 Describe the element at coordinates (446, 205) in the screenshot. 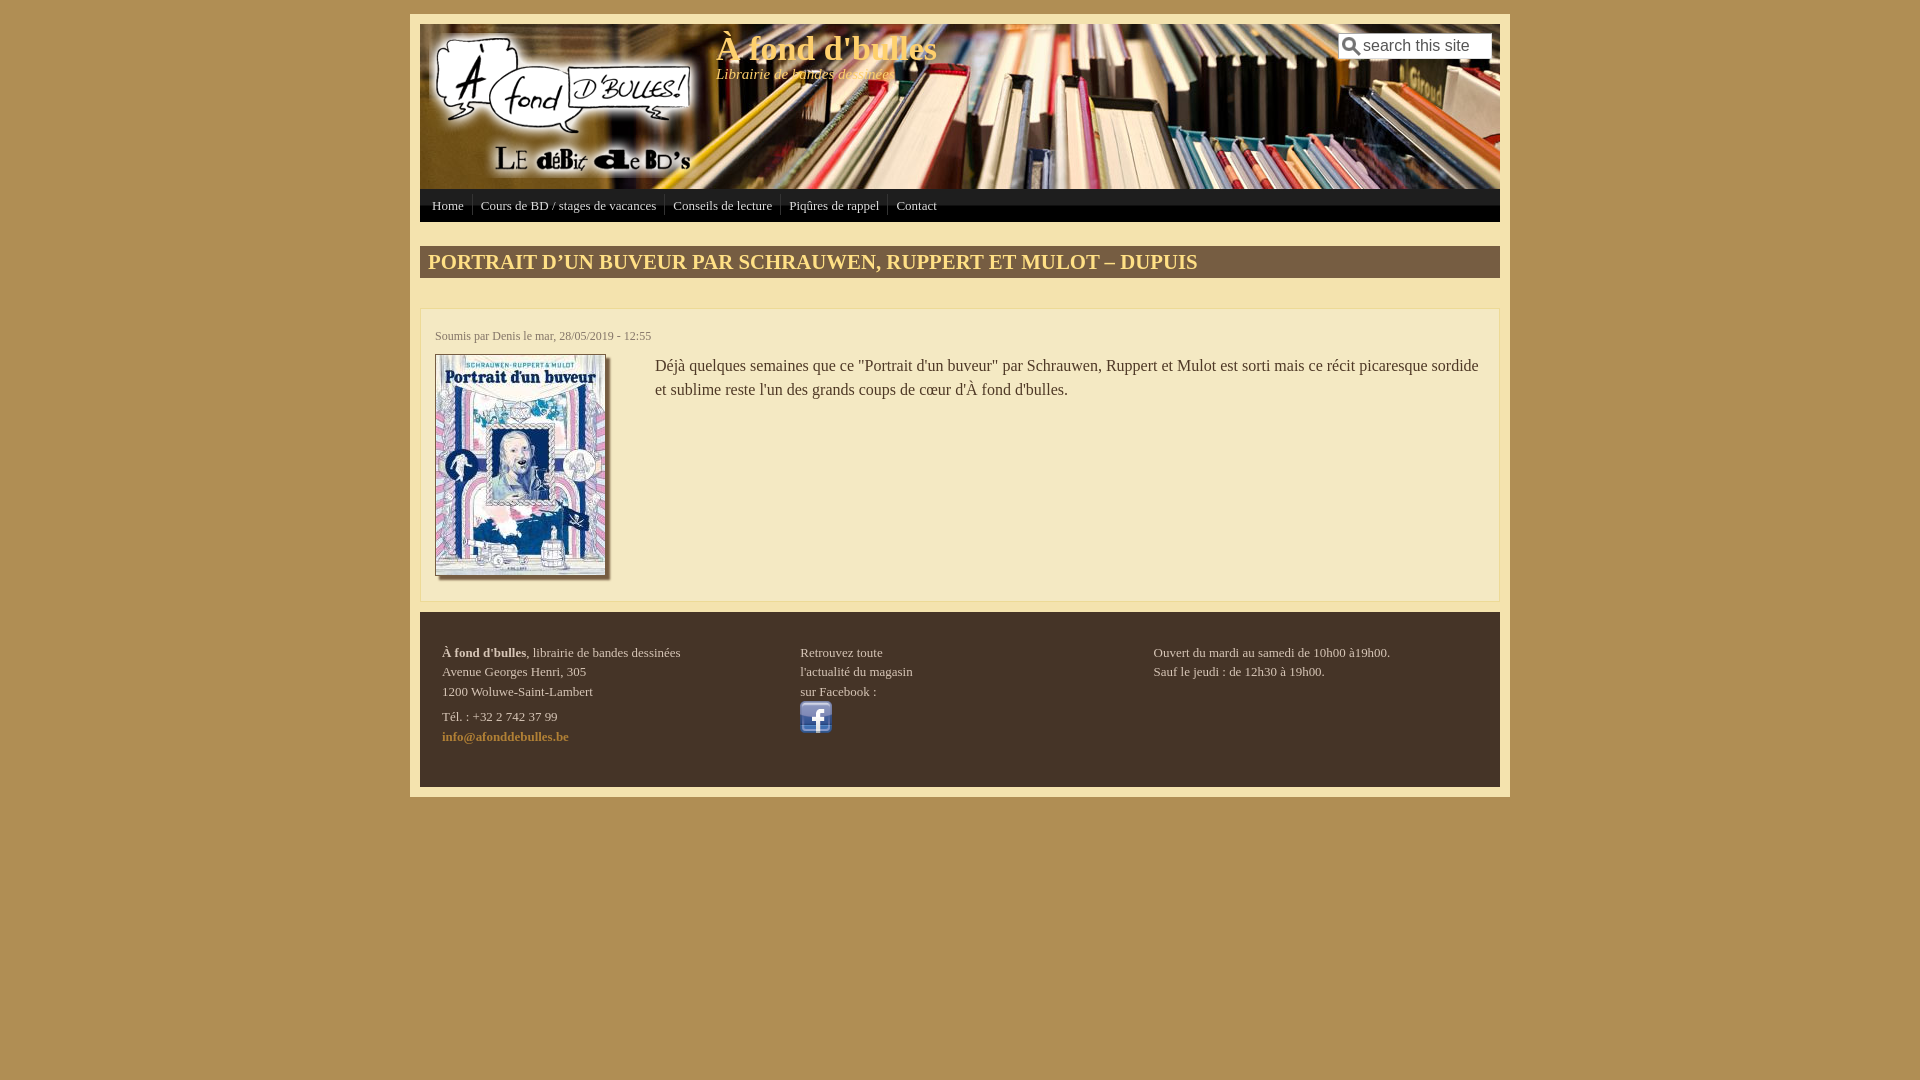

I see `'Home'` at that location.